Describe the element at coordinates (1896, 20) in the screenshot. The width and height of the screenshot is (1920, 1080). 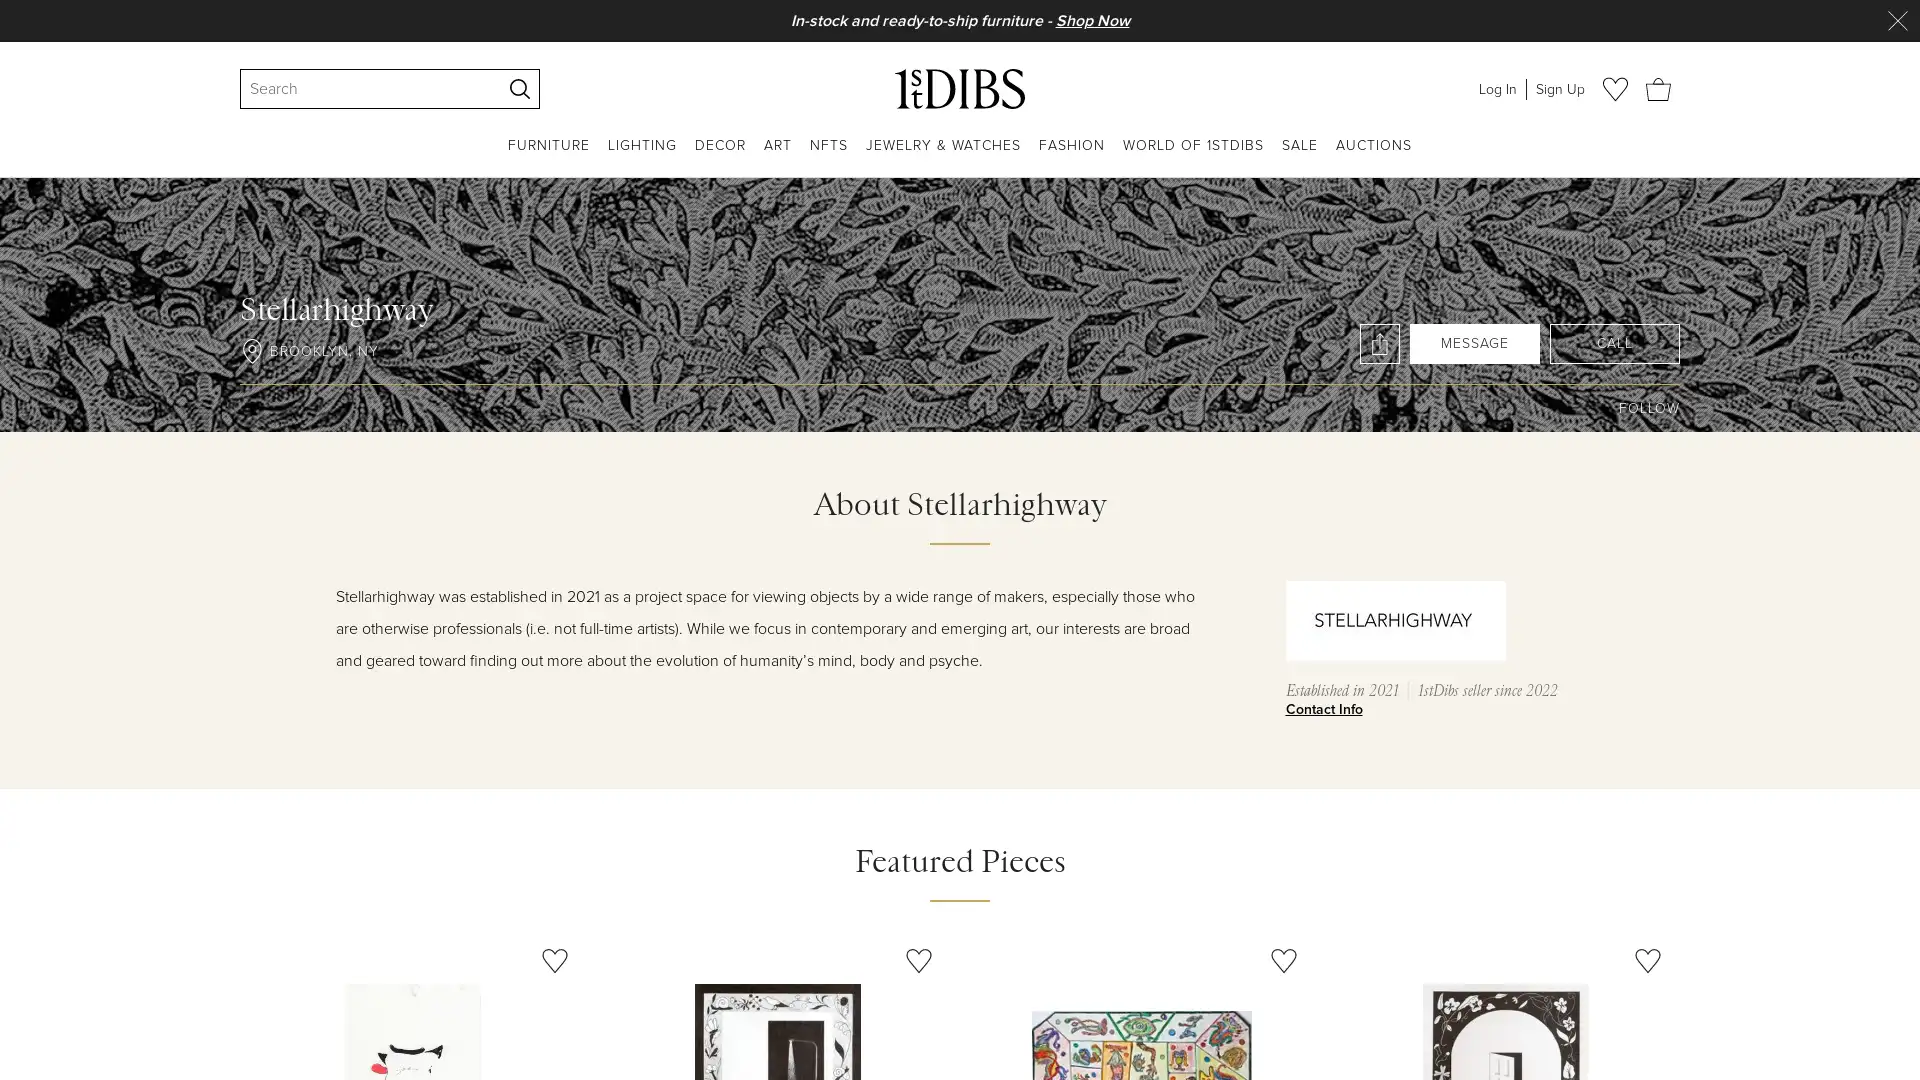
I see `Close` at that location.